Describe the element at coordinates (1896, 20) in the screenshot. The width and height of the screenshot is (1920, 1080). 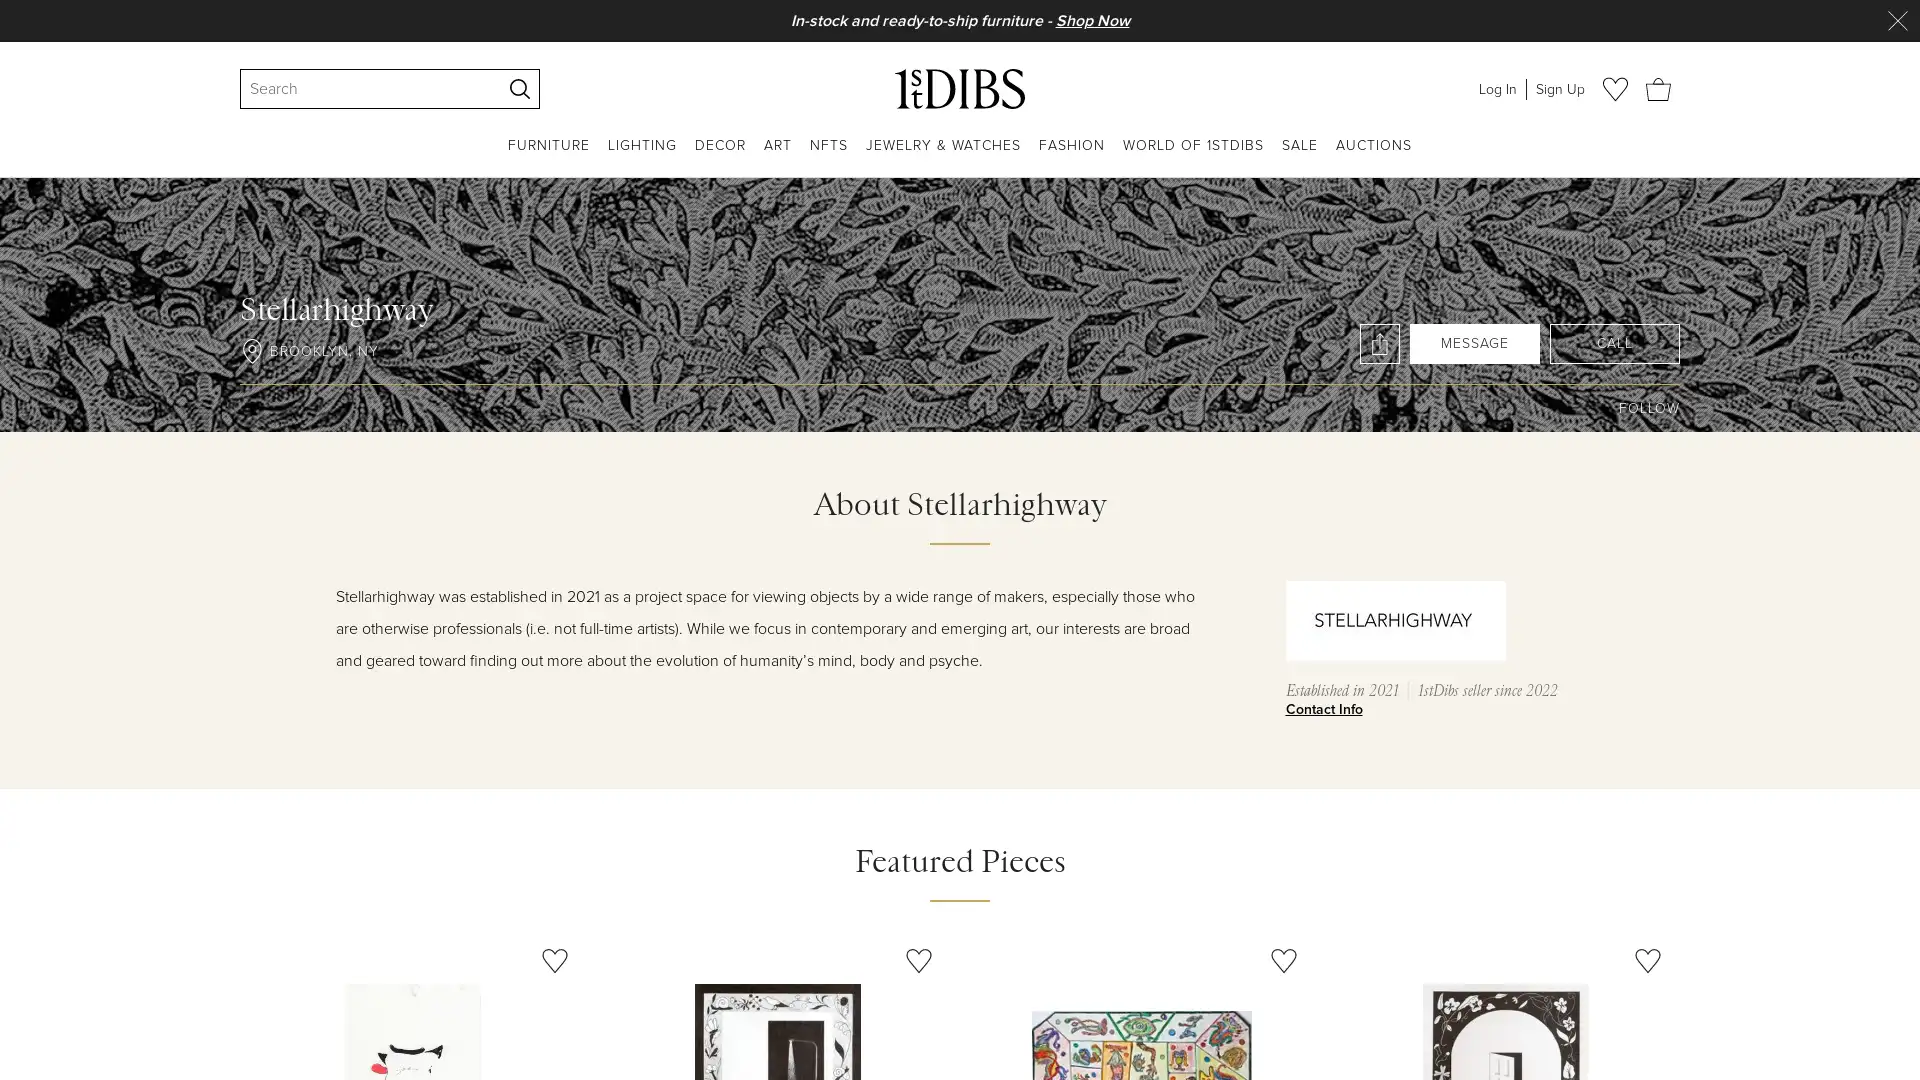
I see `Close` at that location.